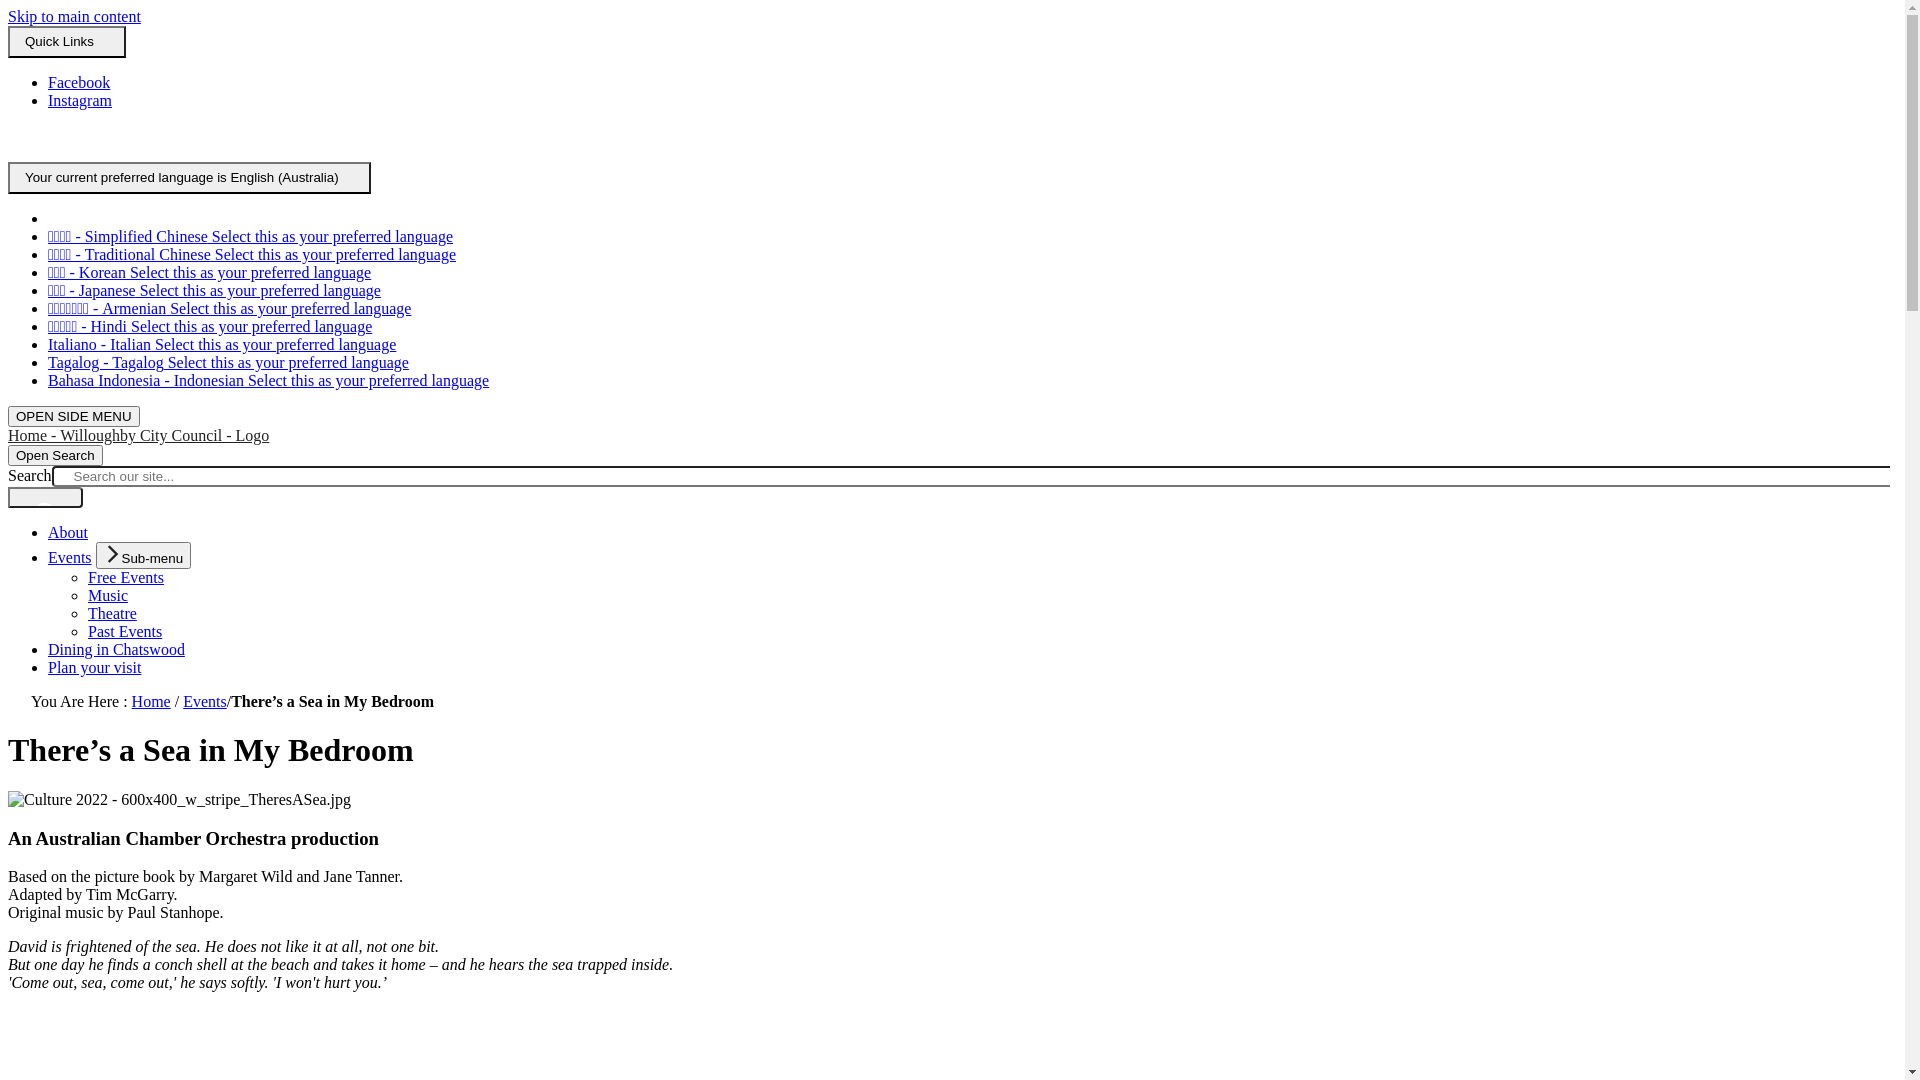 The height and width of the screenshot is (1080, 1920). Describe the element at coordinates (80, 100) in the screenshot. I see `'Instagram'` at that location.